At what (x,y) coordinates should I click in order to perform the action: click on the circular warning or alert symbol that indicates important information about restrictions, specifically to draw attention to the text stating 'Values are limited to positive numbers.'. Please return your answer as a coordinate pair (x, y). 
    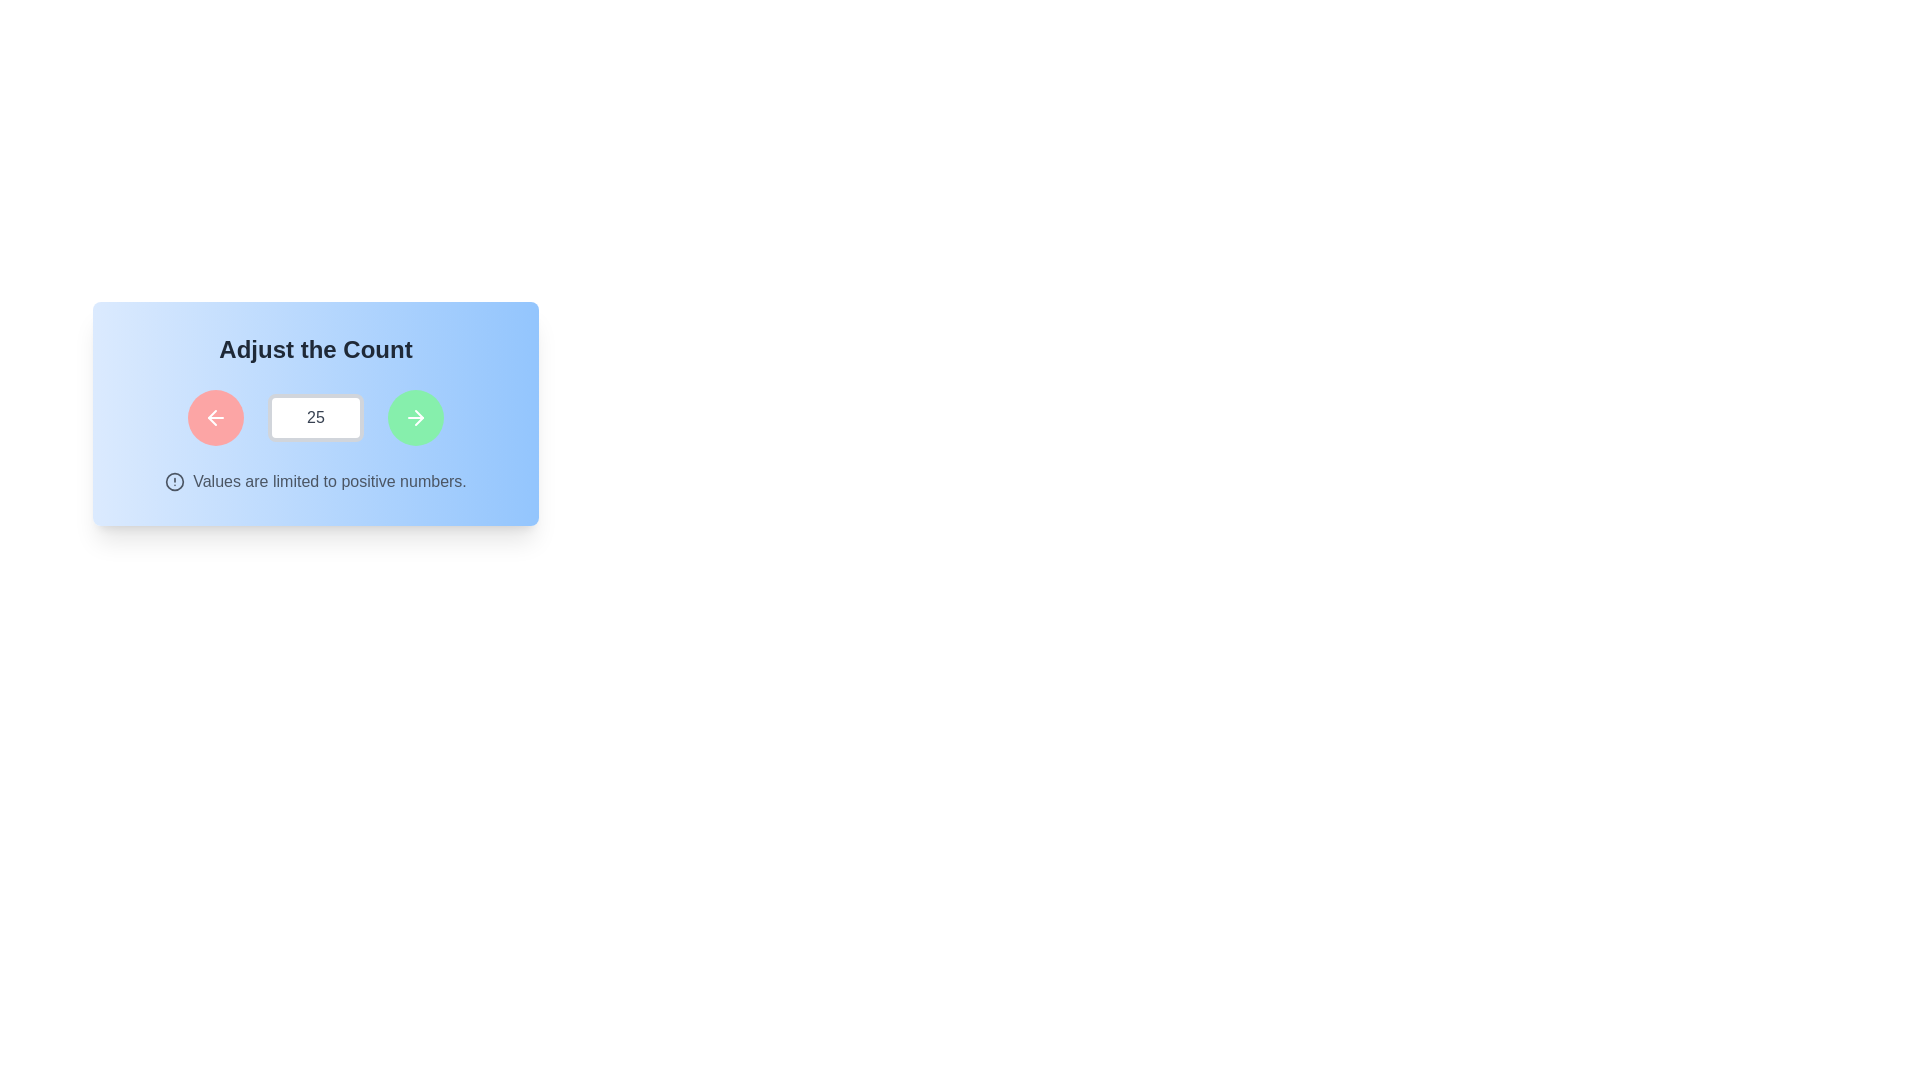
    Looking at the image, I should click on (175, 482).